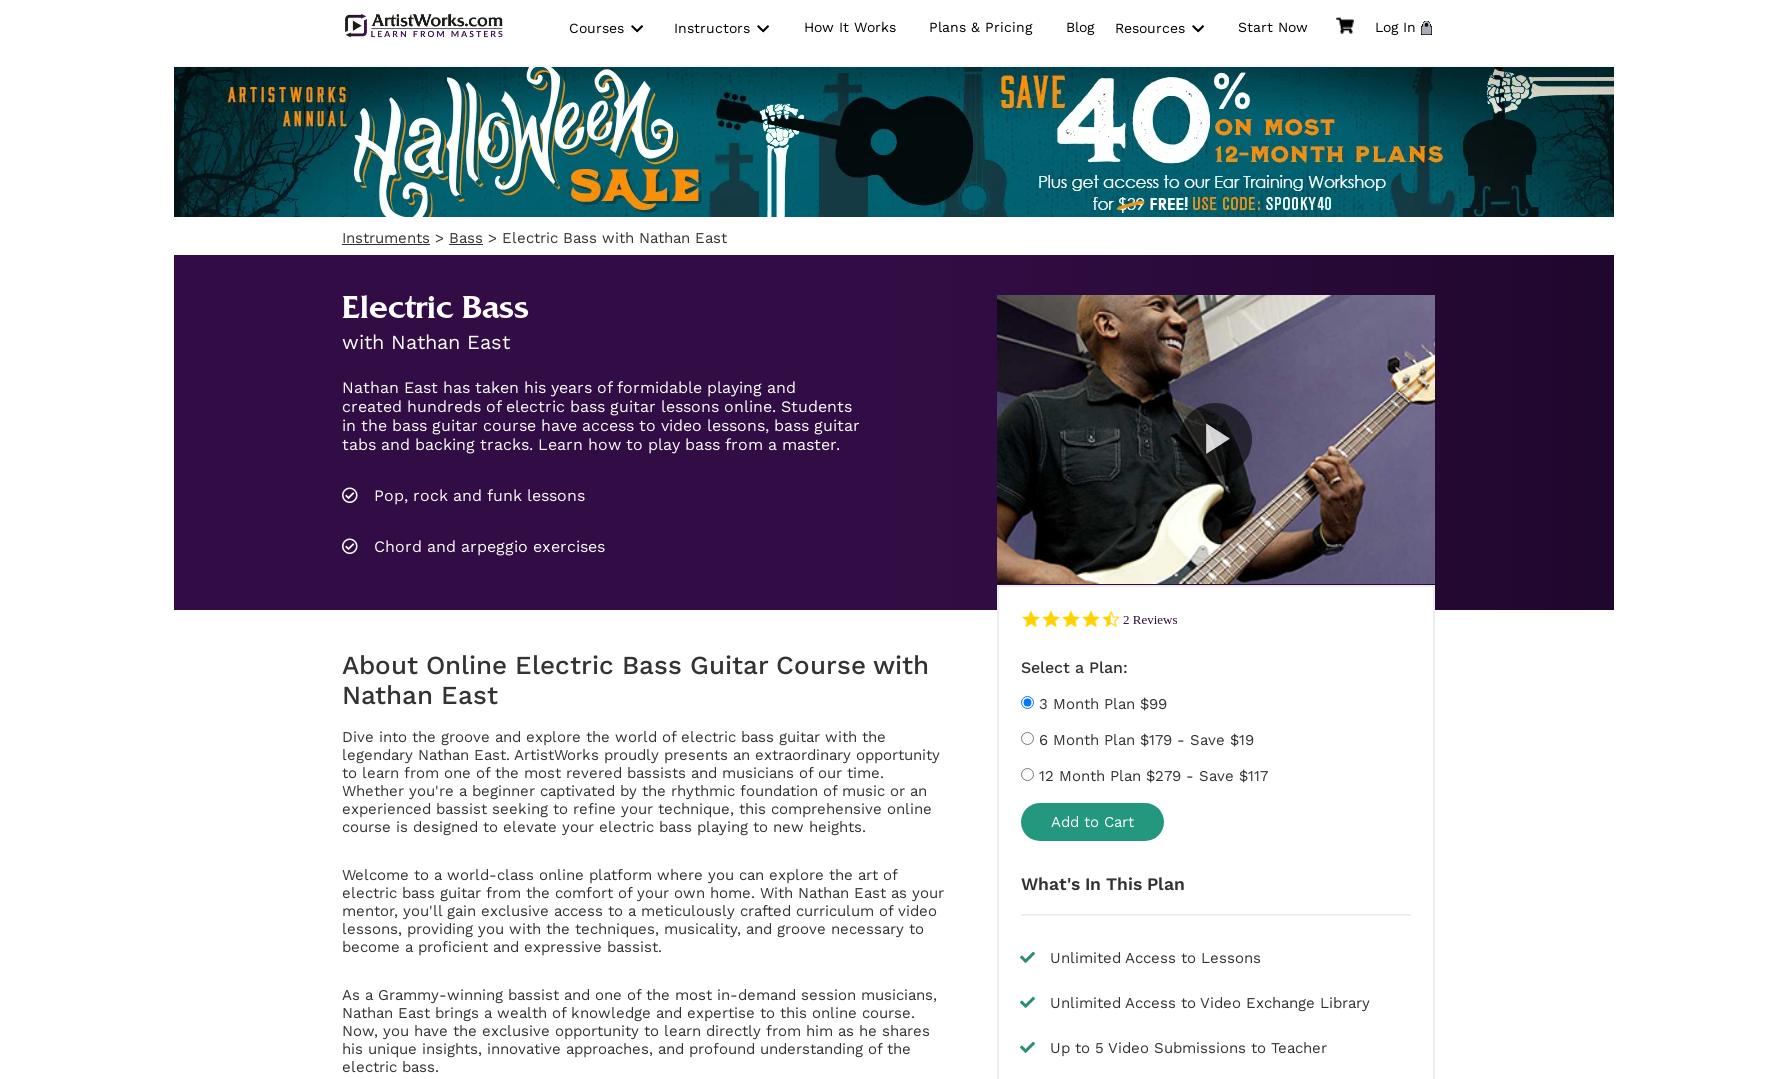 The width and height of the screenshot is (1788, 1079). Describe the element at coordinates (635, 679) in the screenshot. I see `'About Online Electric Bass Guitar Course with Nathan East'` at that location.